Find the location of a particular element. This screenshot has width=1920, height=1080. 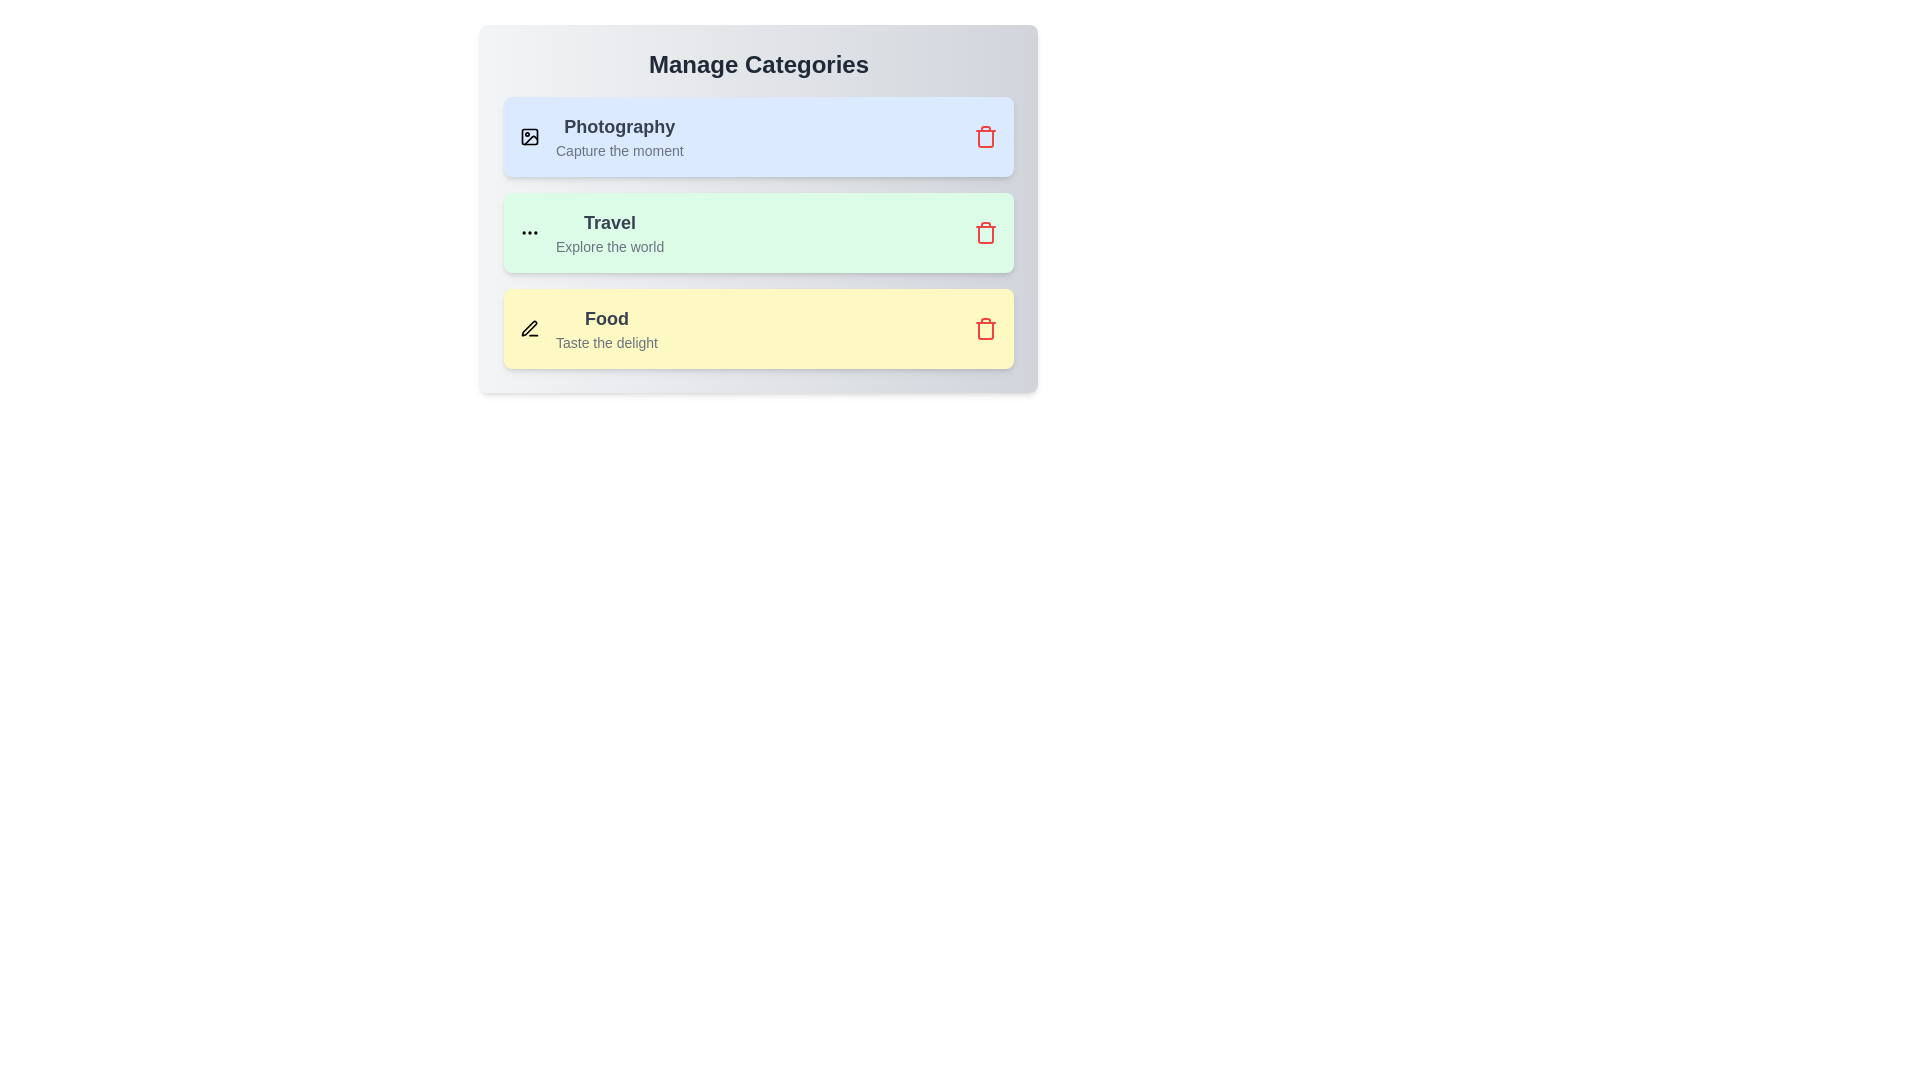

the text 'Photography' to select it is located at coordinates (618, 127).